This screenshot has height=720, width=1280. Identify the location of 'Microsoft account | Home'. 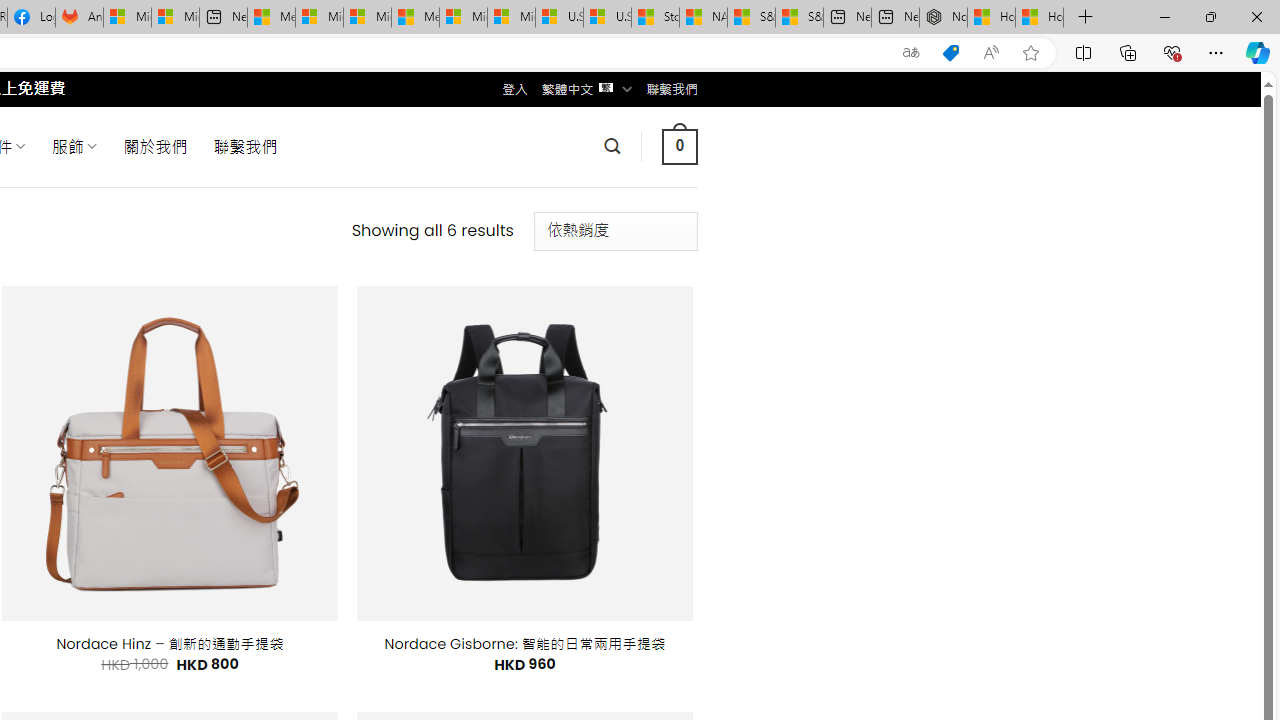
(367, 17).